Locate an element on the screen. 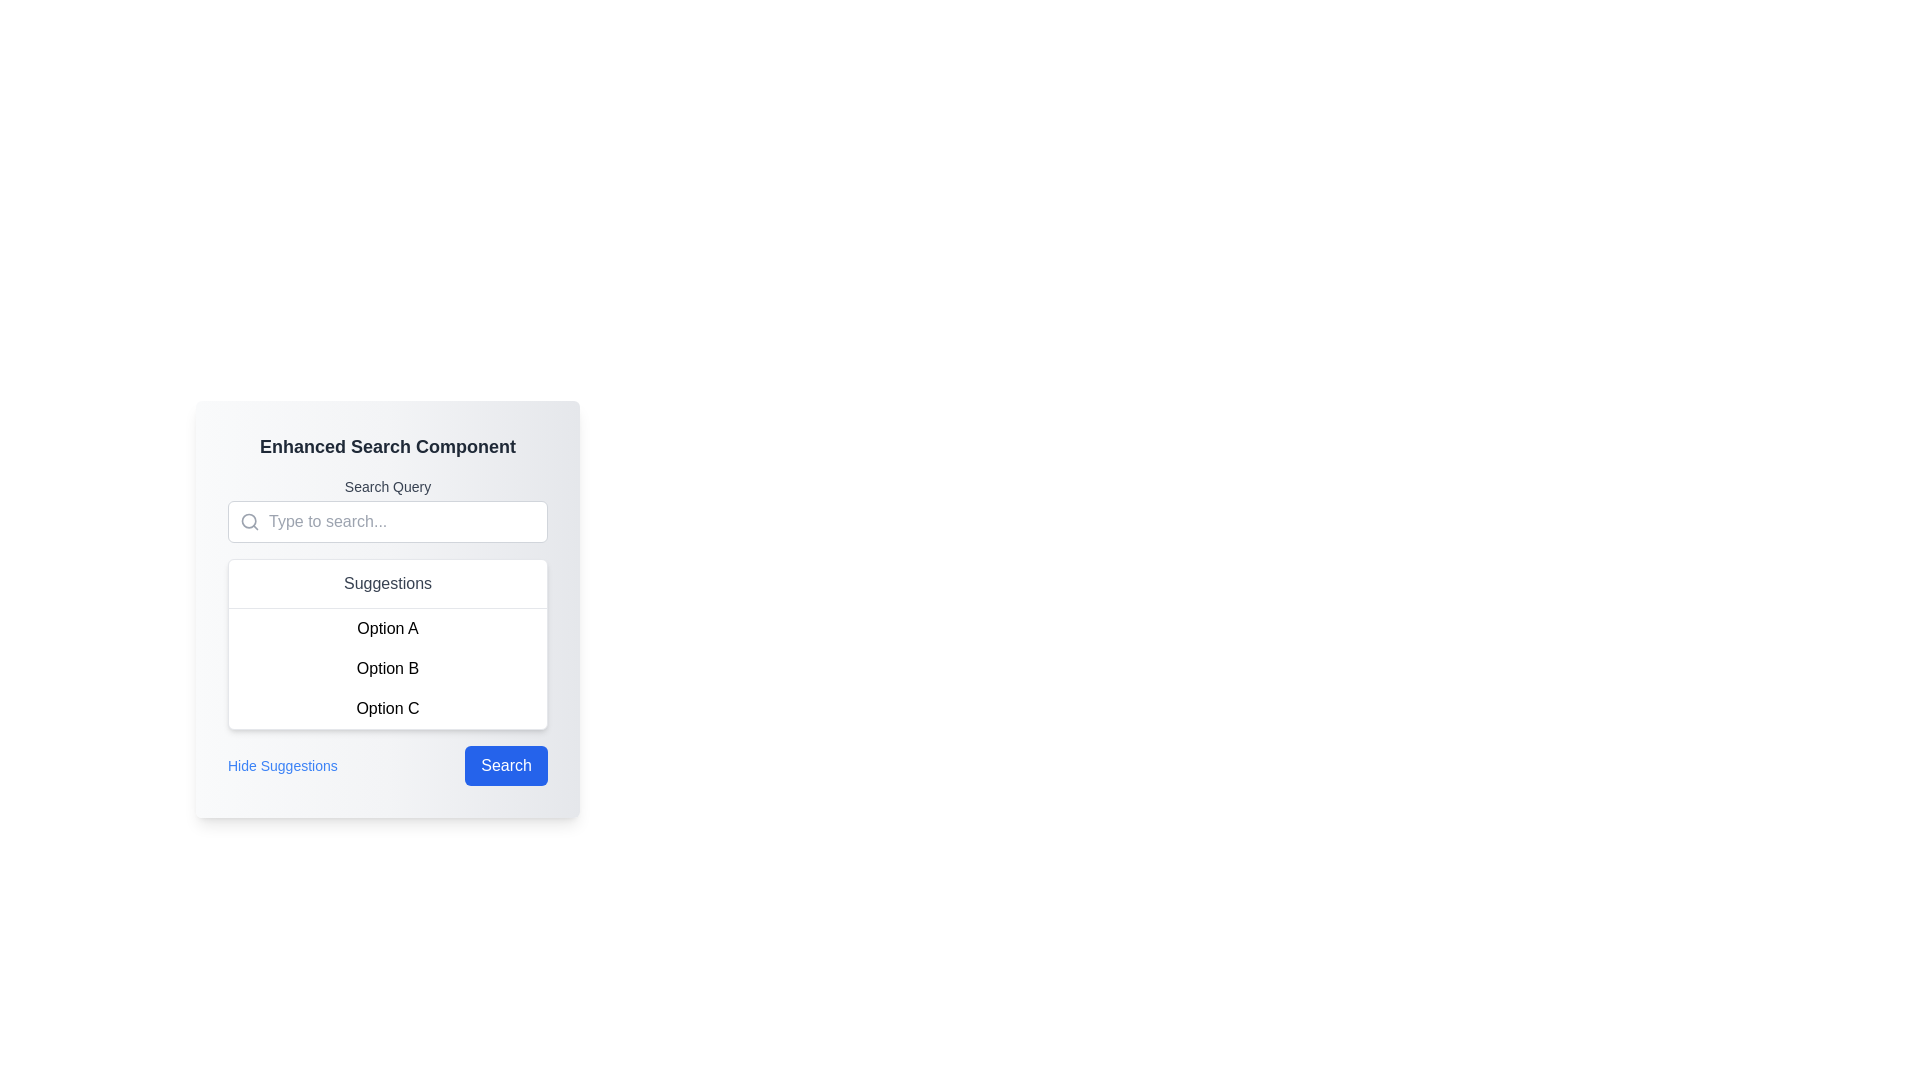 The image size is (1920, 1080). the magnifying glass icon representing the search function, which is located to the far left of the 'Search Query' input field is located at coordinates (248, 520).